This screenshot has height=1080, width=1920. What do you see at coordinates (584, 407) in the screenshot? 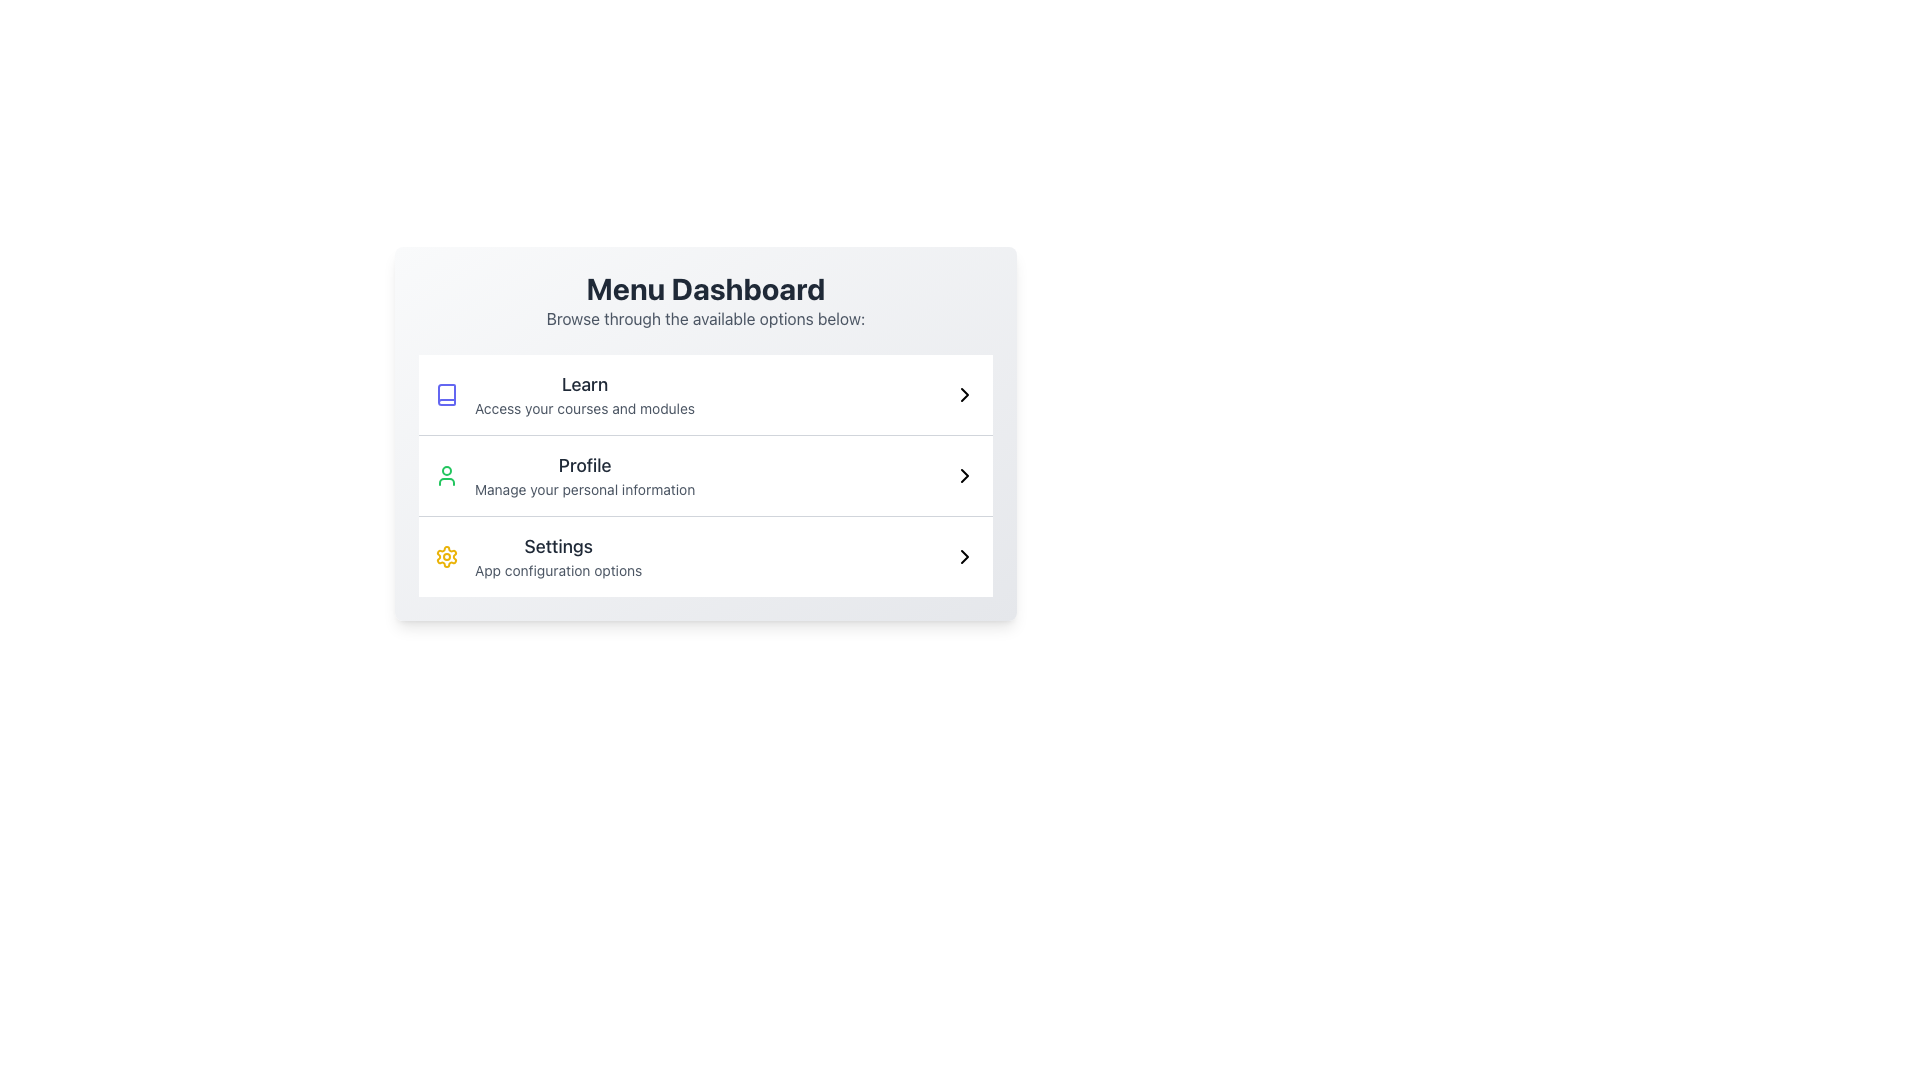
I see `the descriptive Text label located below the 'Learn' option in the card layout` at bounding box center [584, 407].